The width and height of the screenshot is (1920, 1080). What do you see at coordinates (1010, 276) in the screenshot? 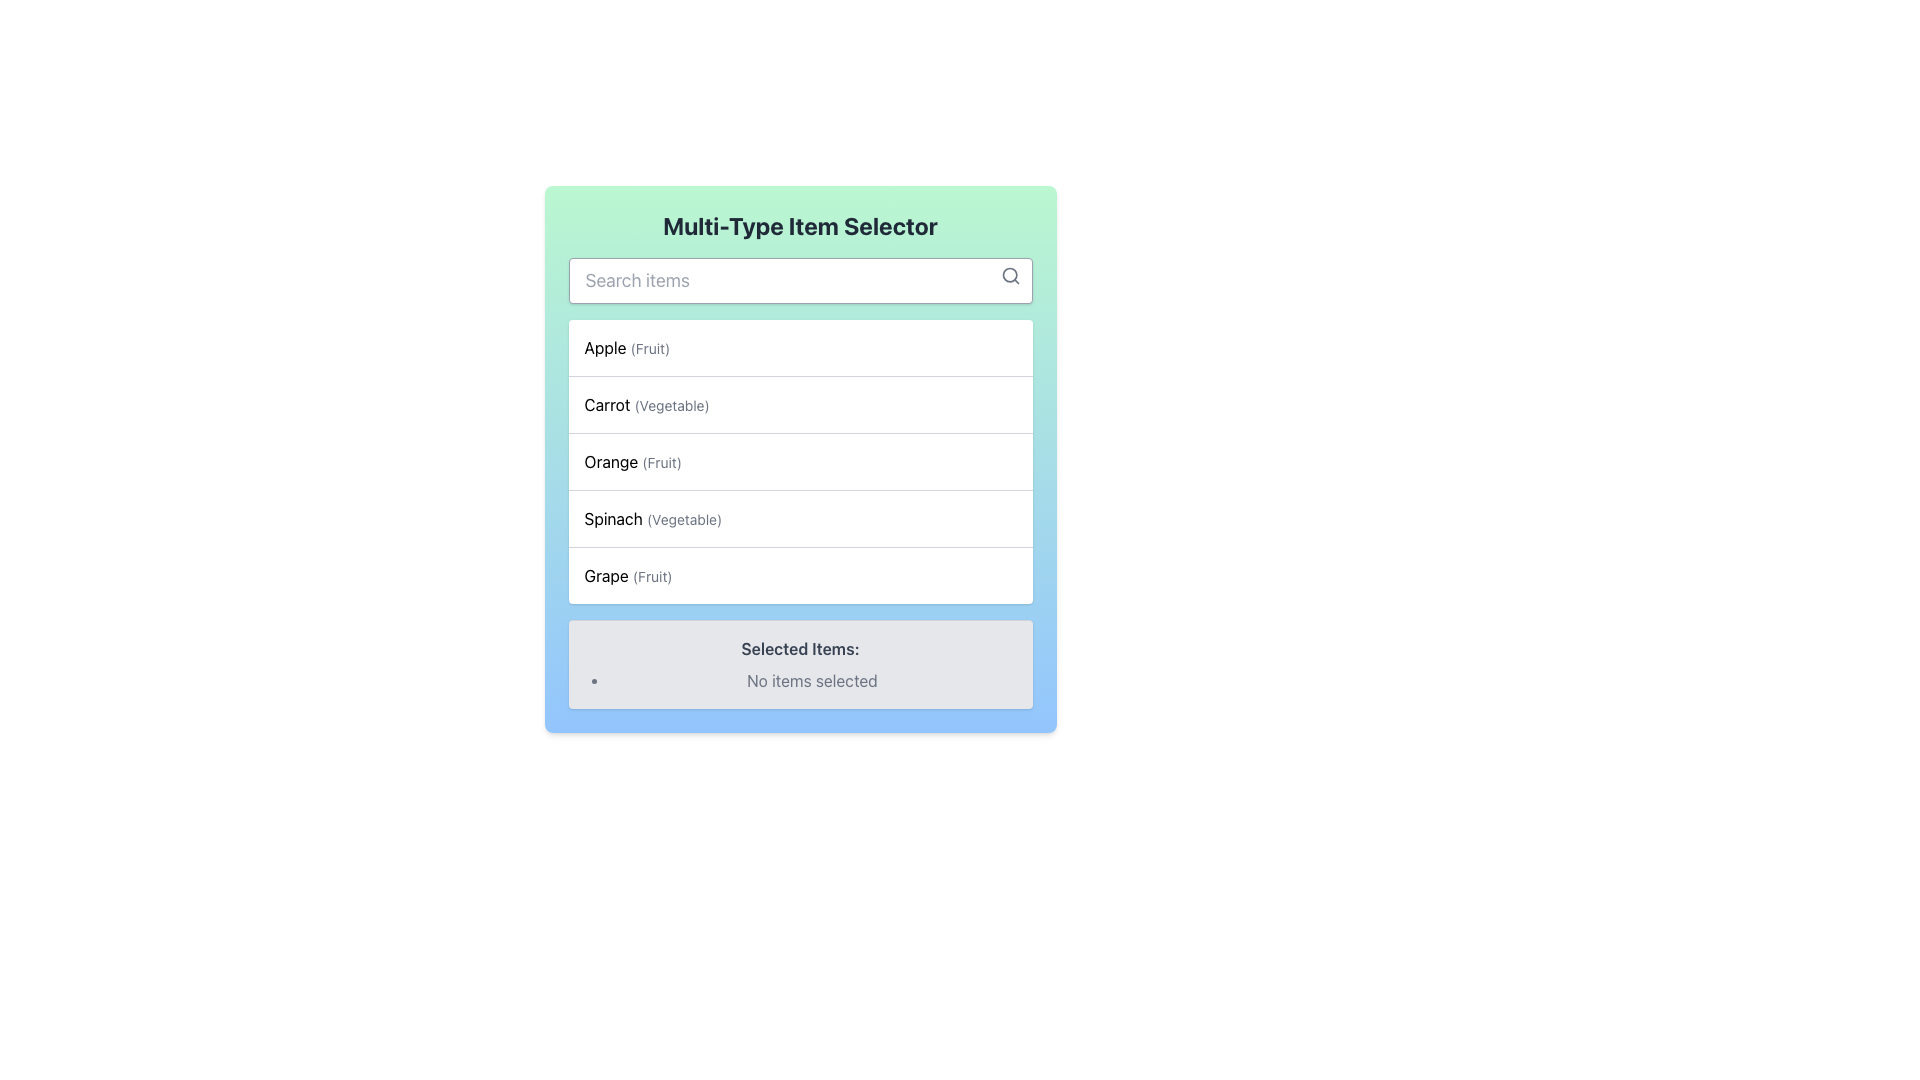
I see `the magnifying glass icon located at the far right end of the search input field to initiate a search` at bounding box center [1010, 276].